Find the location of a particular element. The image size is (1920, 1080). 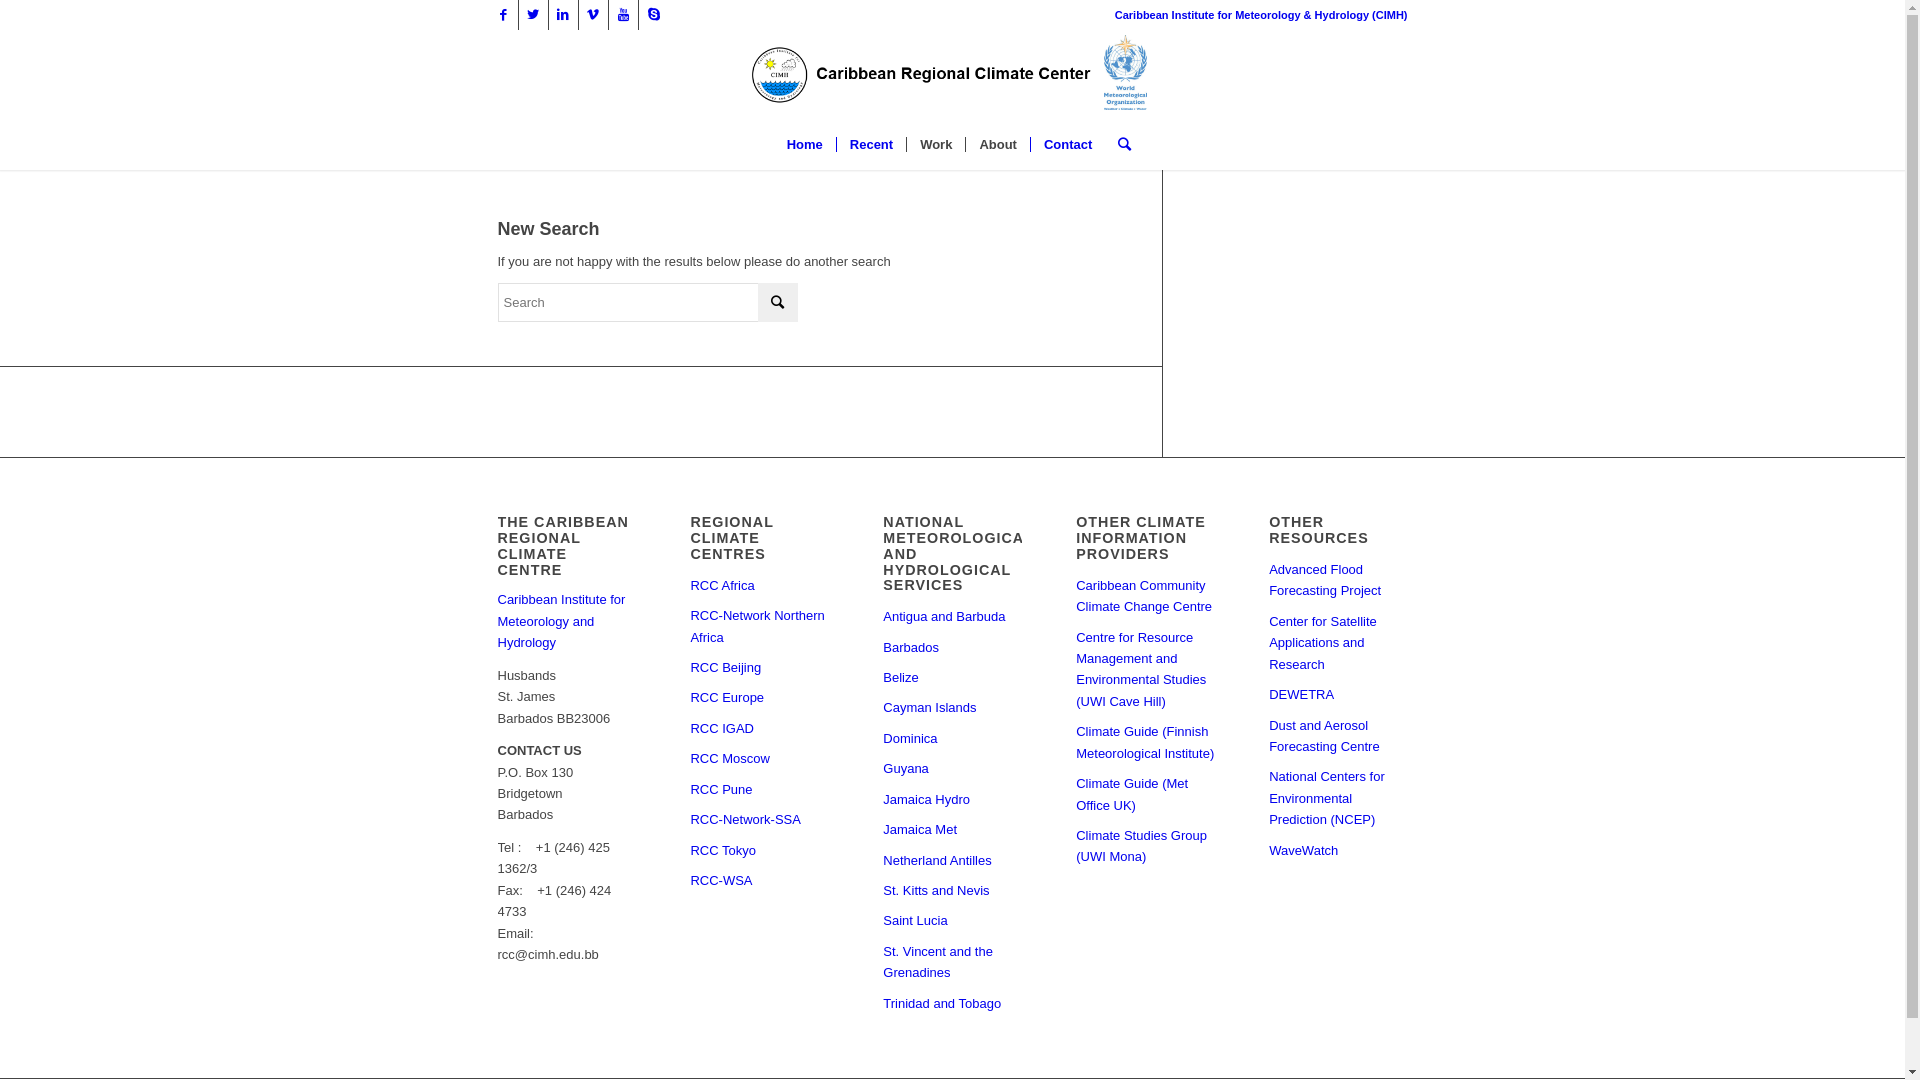

'Dust and Aerosol Forecasting Centre' is located at coordinates (1338, 736).